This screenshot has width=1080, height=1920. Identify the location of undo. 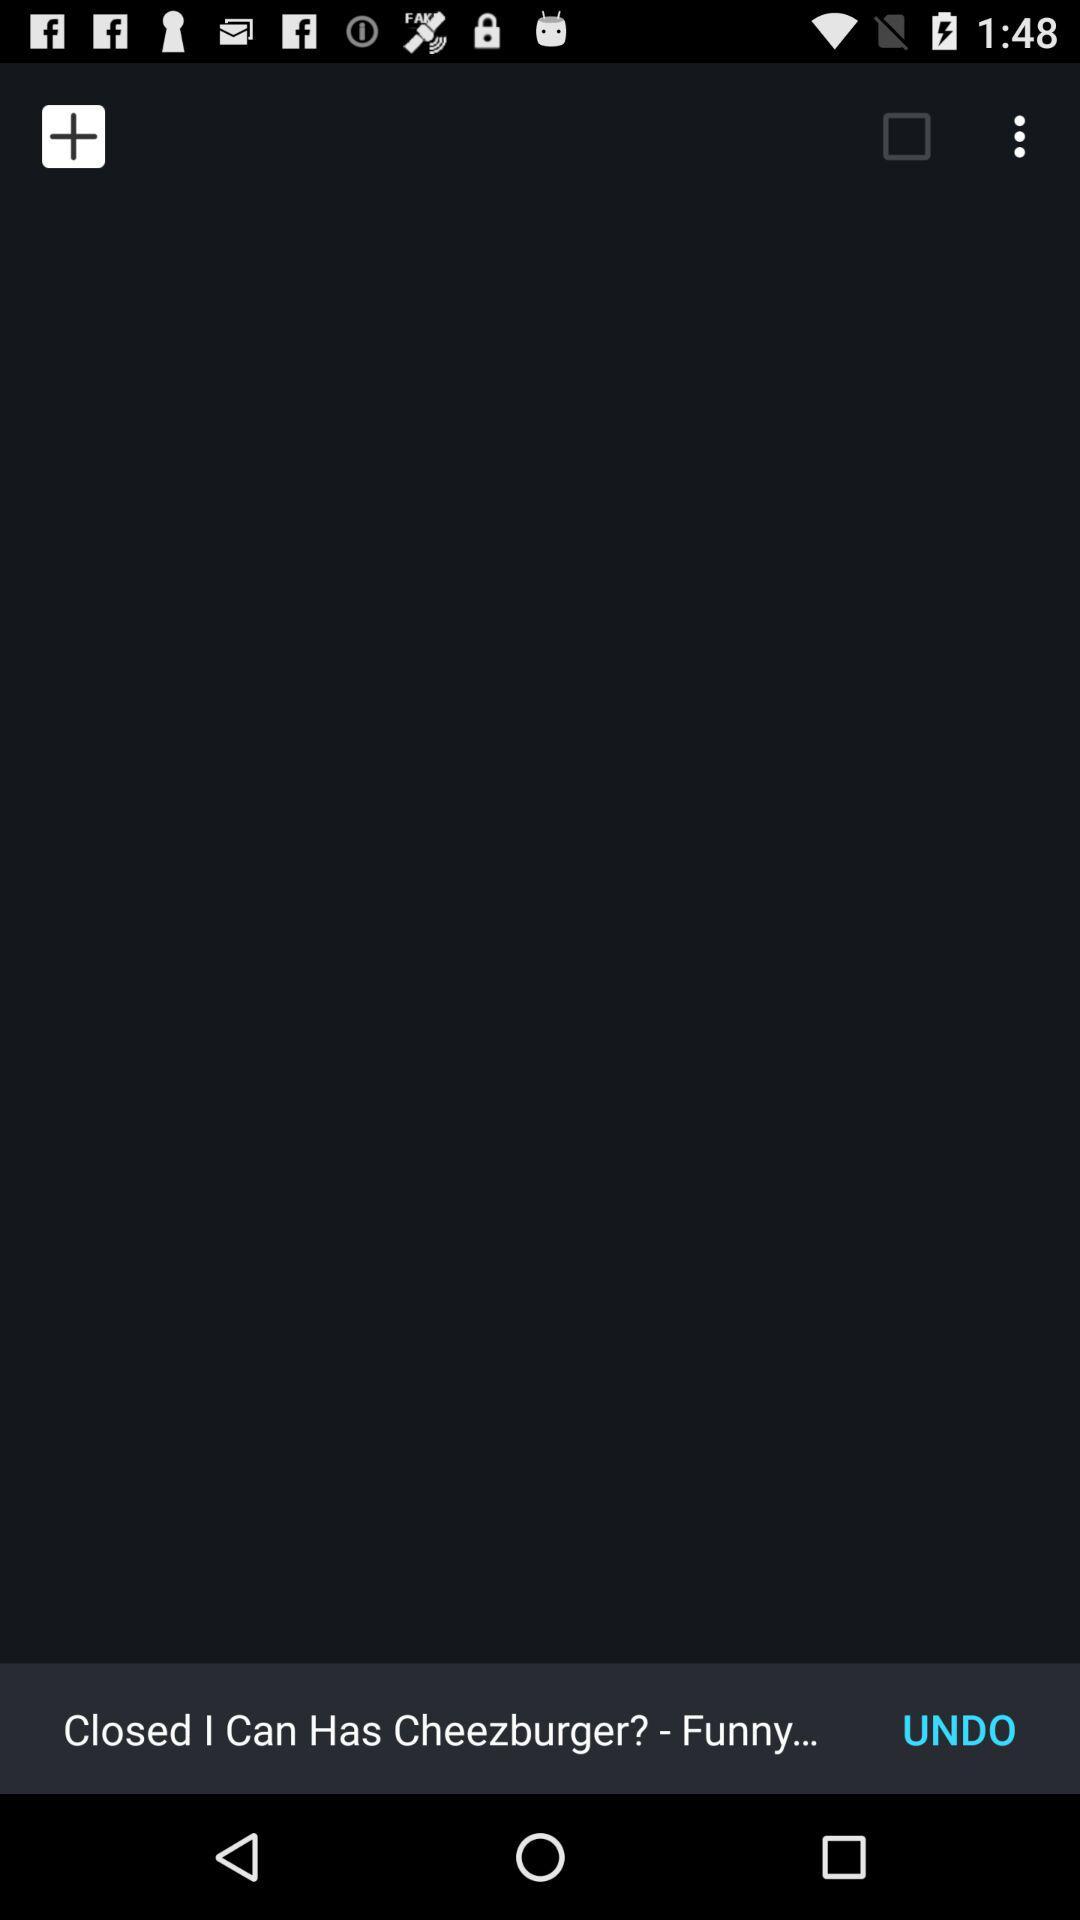
(958, 1727).